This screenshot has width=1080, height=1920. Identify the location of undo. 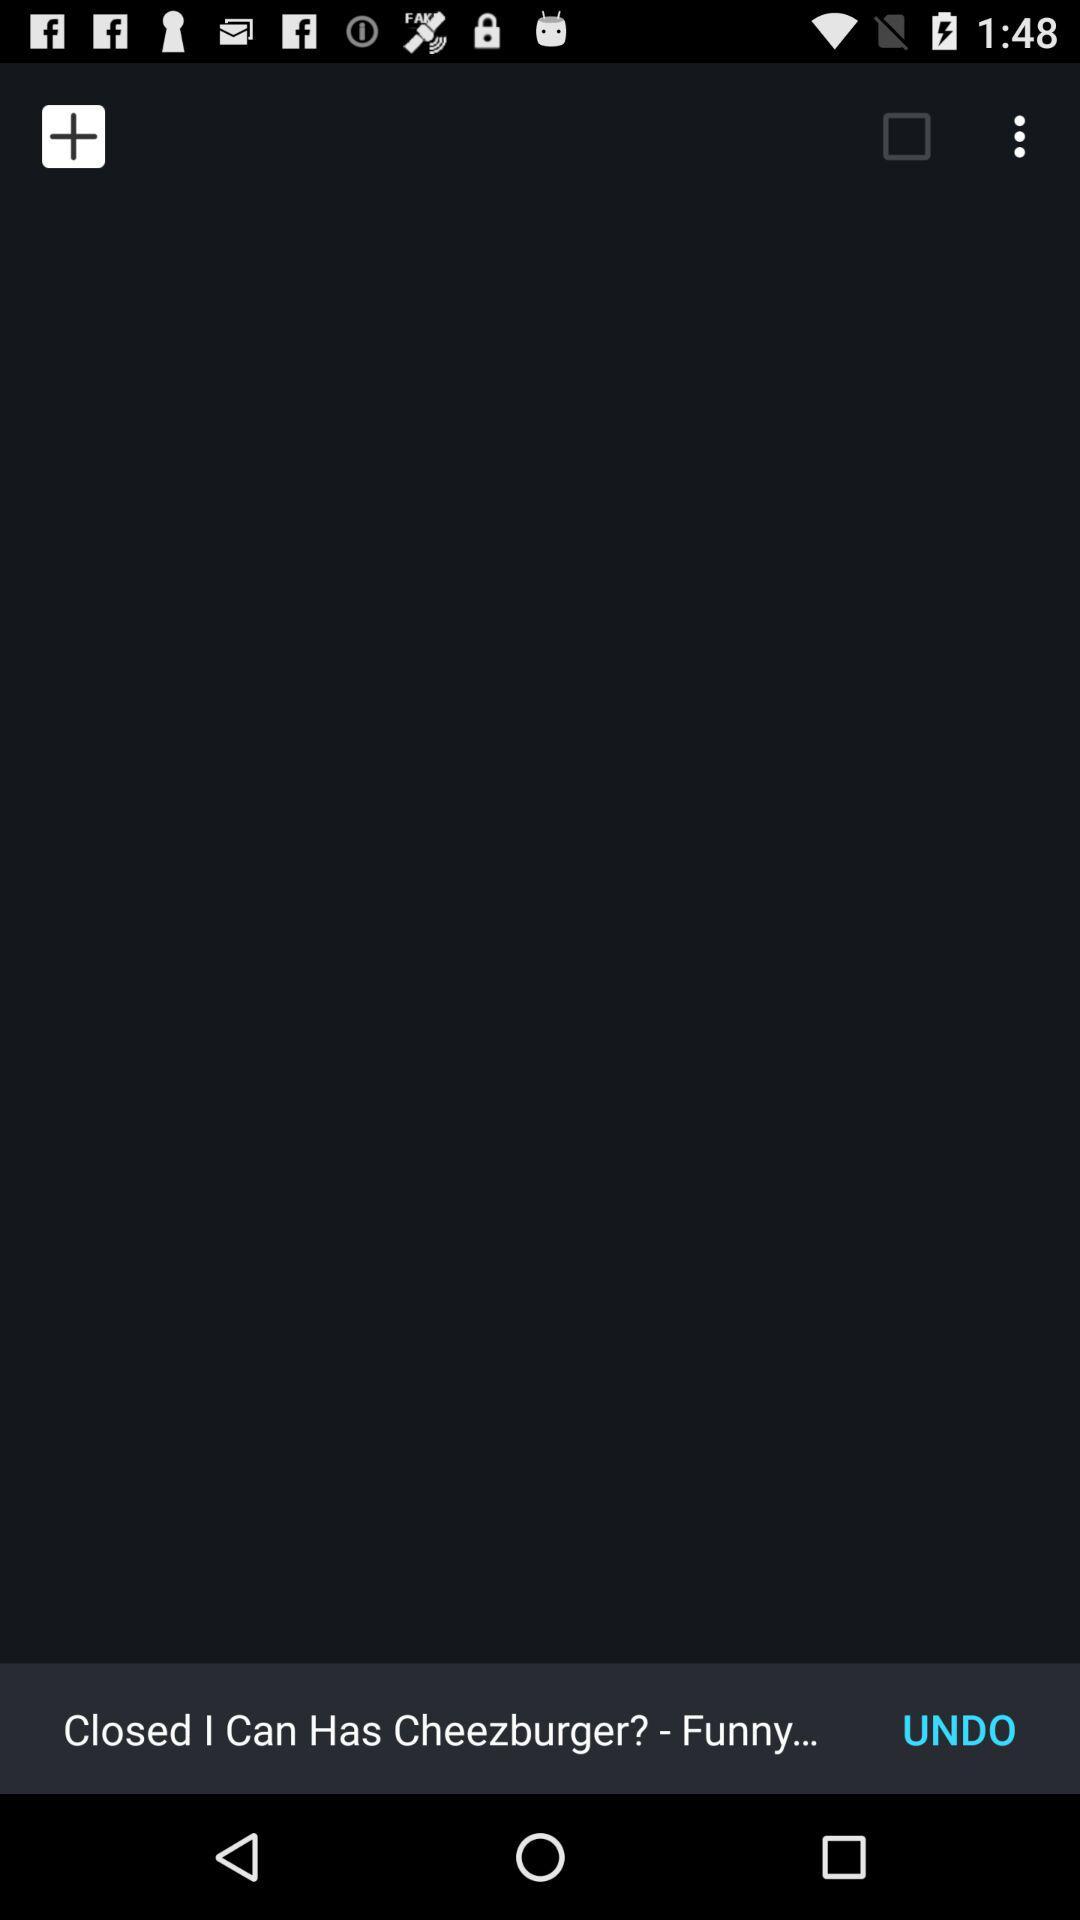
(958, 1727).